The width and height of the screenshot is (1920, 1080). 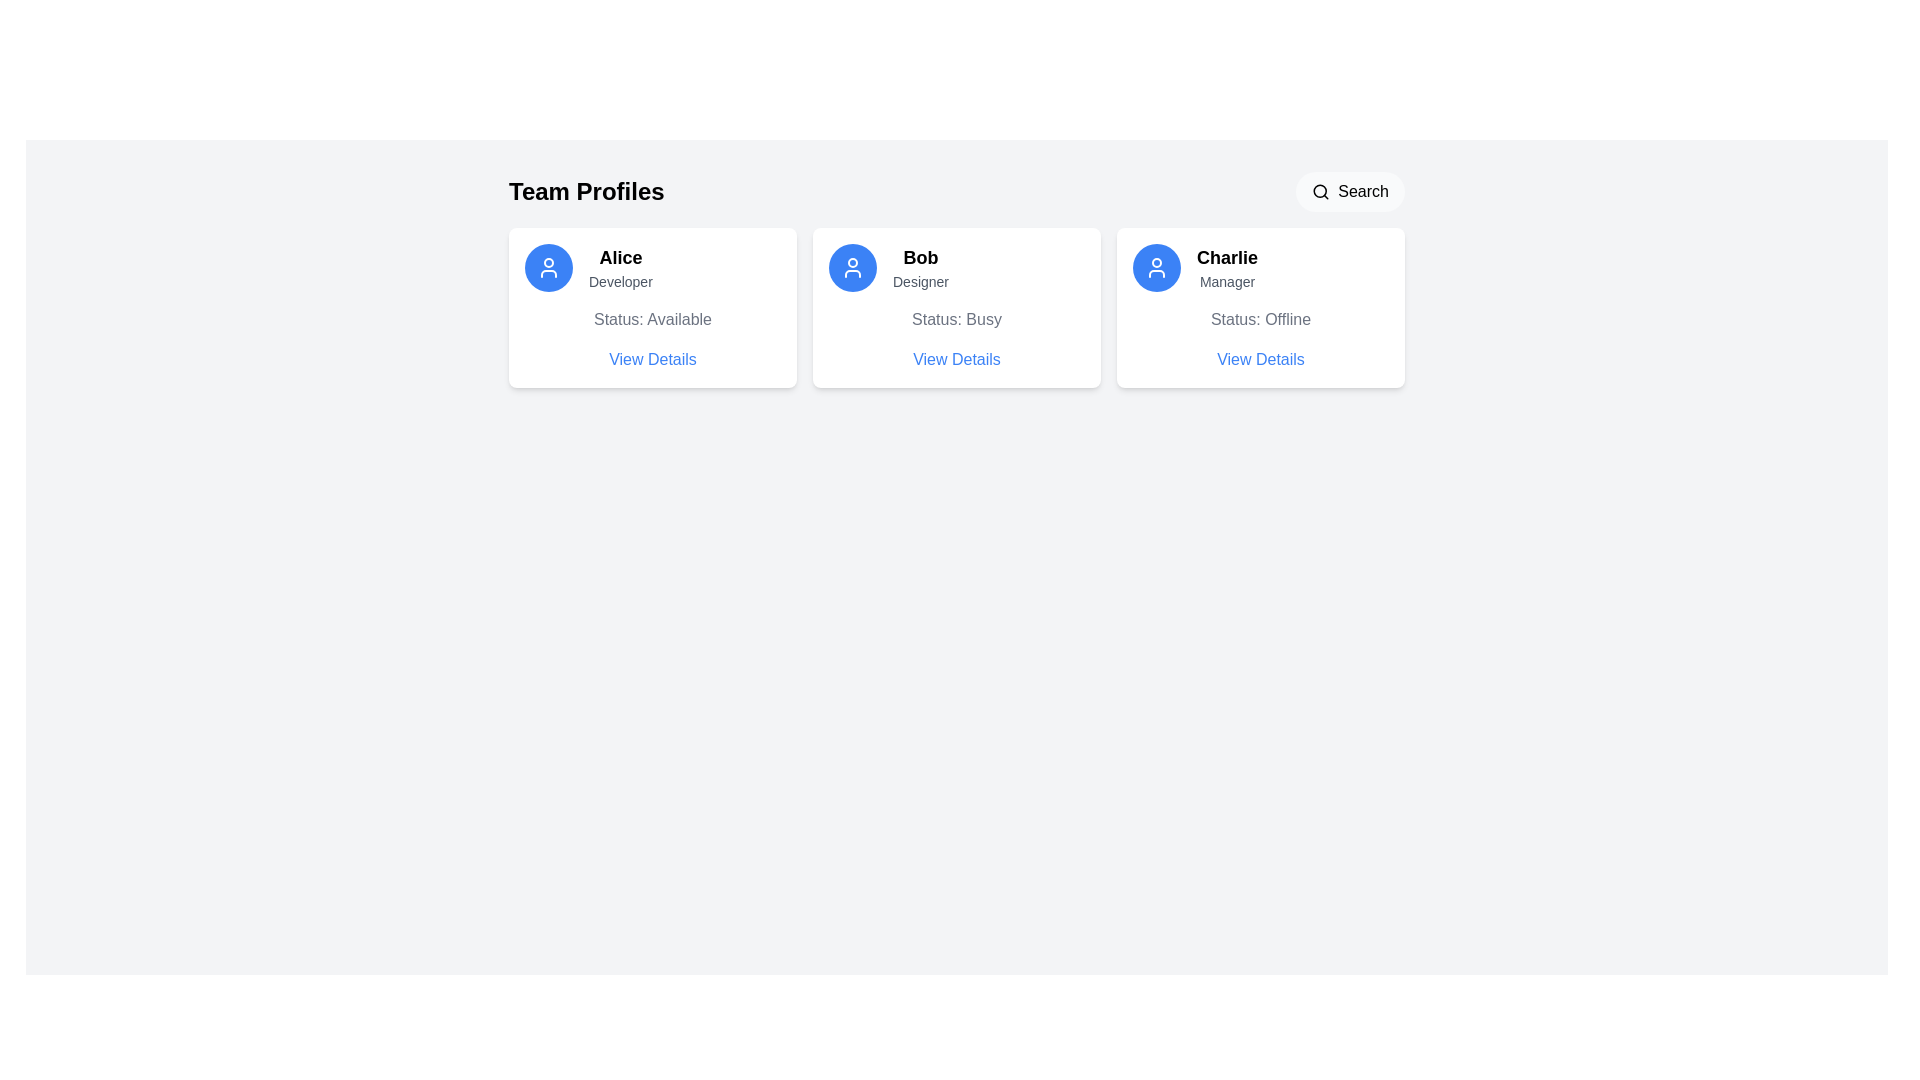 I want to click on the circular blue button with a white user profile icon located to the left of Alice's name and description, so click(x=548, y=266).